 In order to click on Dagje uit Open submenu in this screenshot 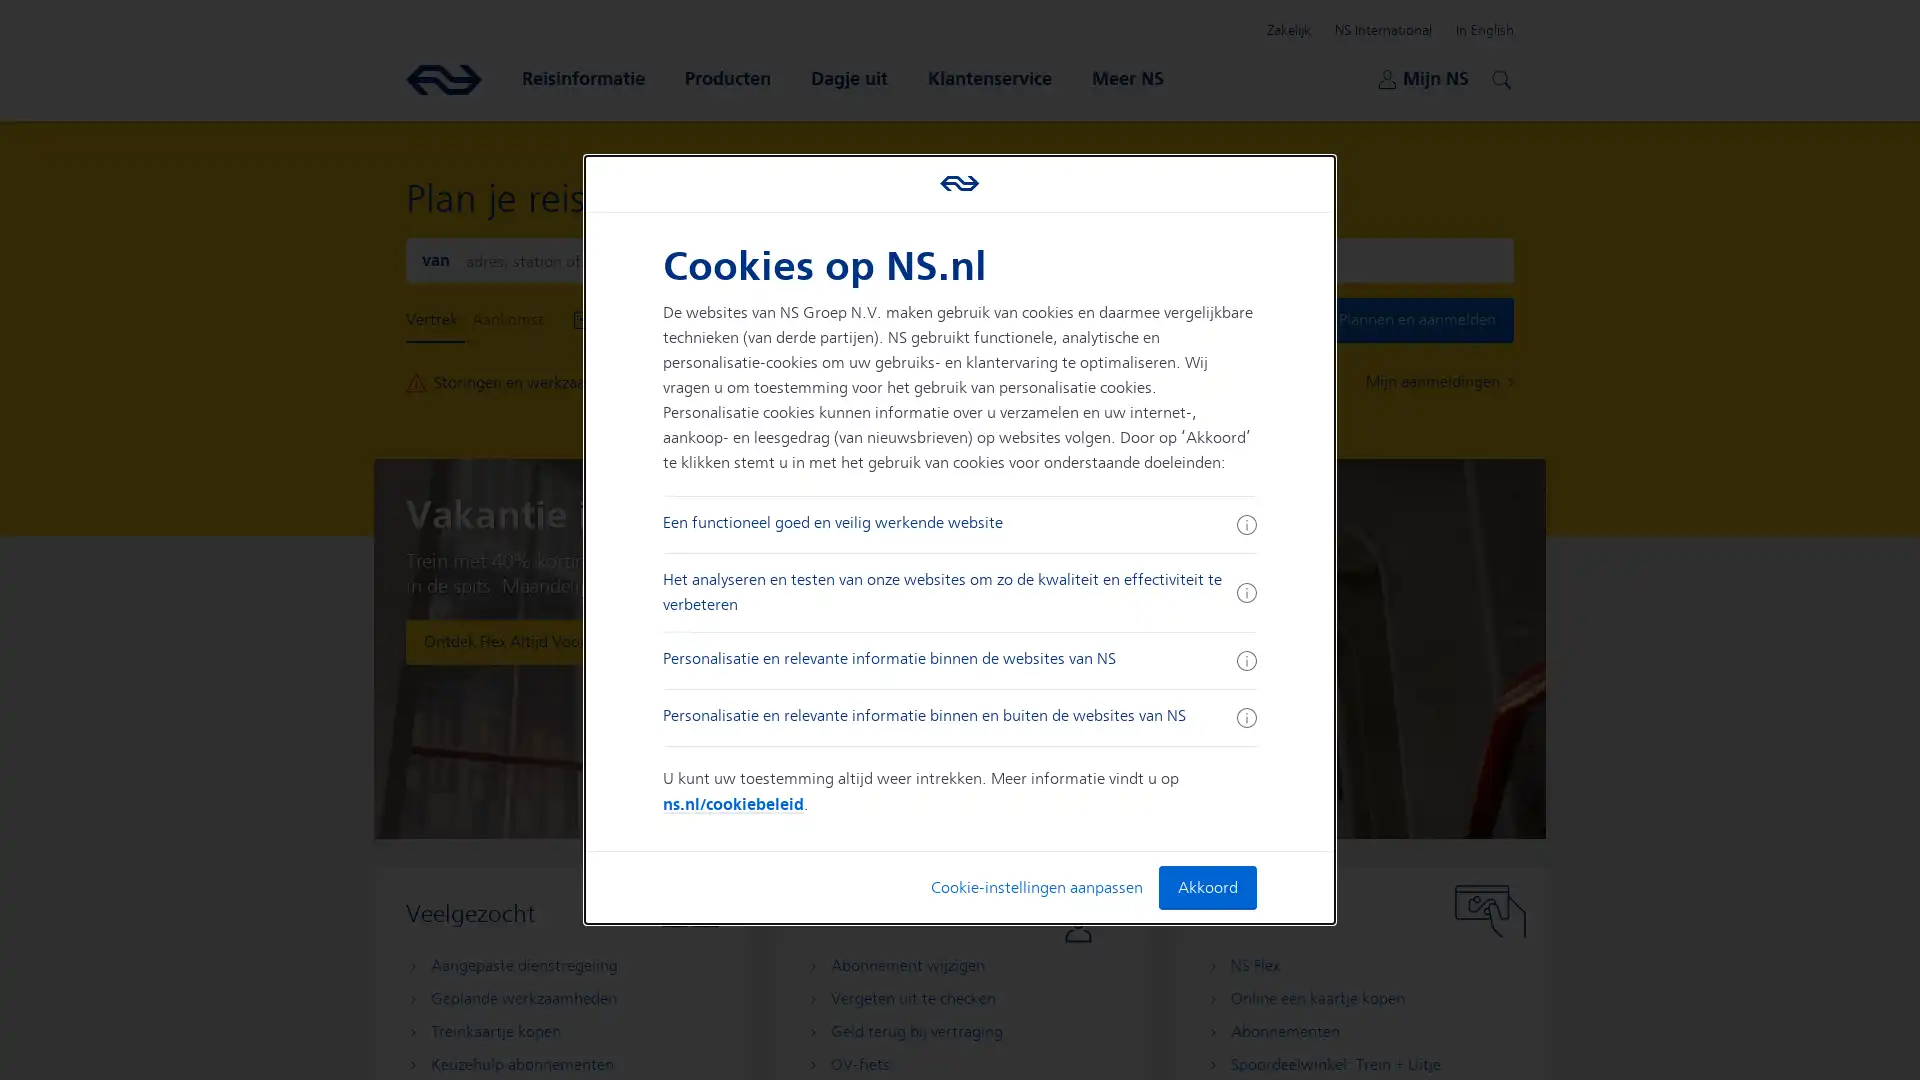, I will do `click(849, 77)`.